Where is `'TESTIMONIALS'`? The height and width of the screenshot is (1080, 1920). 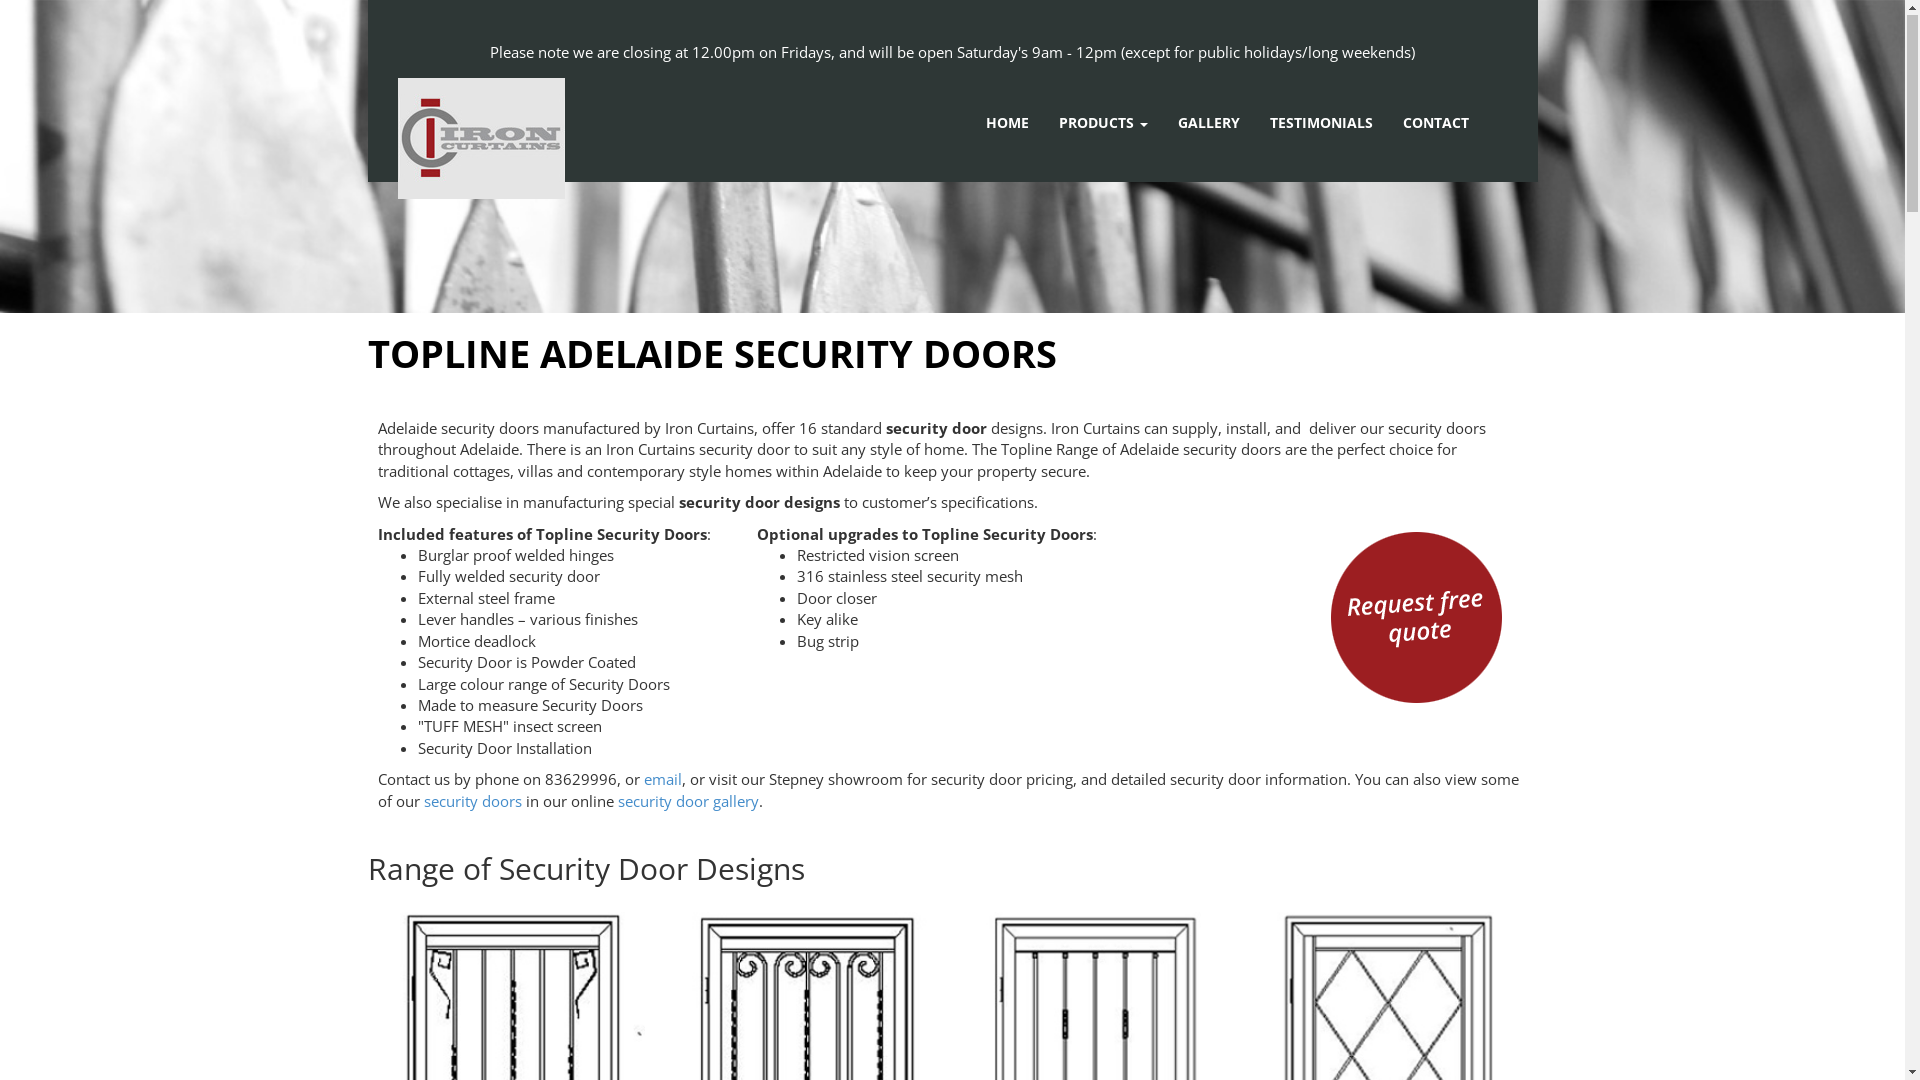 'TESTIMONIALS' is located at coordinates (1321, 123).